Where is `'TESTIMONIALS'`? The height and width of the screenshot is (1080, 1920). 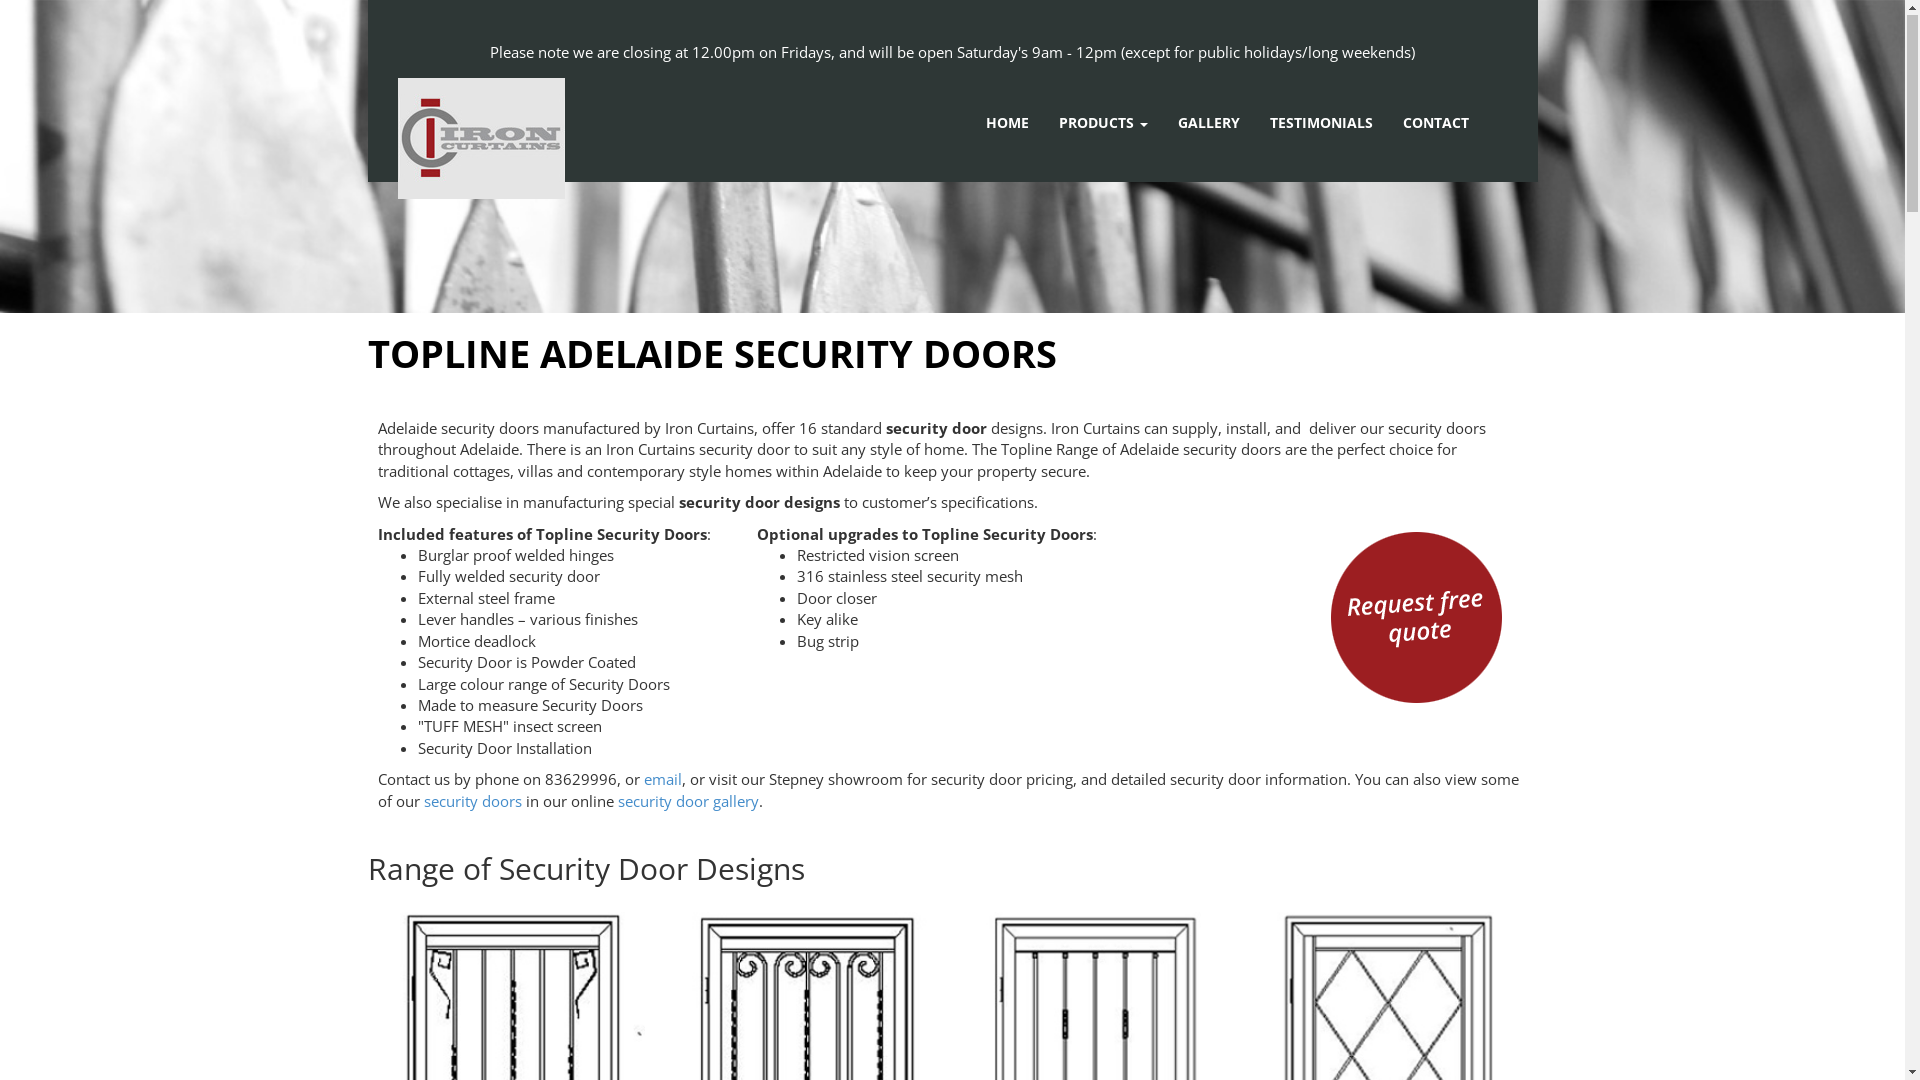 'TESTIMONIALS' is located at coordinates (1321, 123).